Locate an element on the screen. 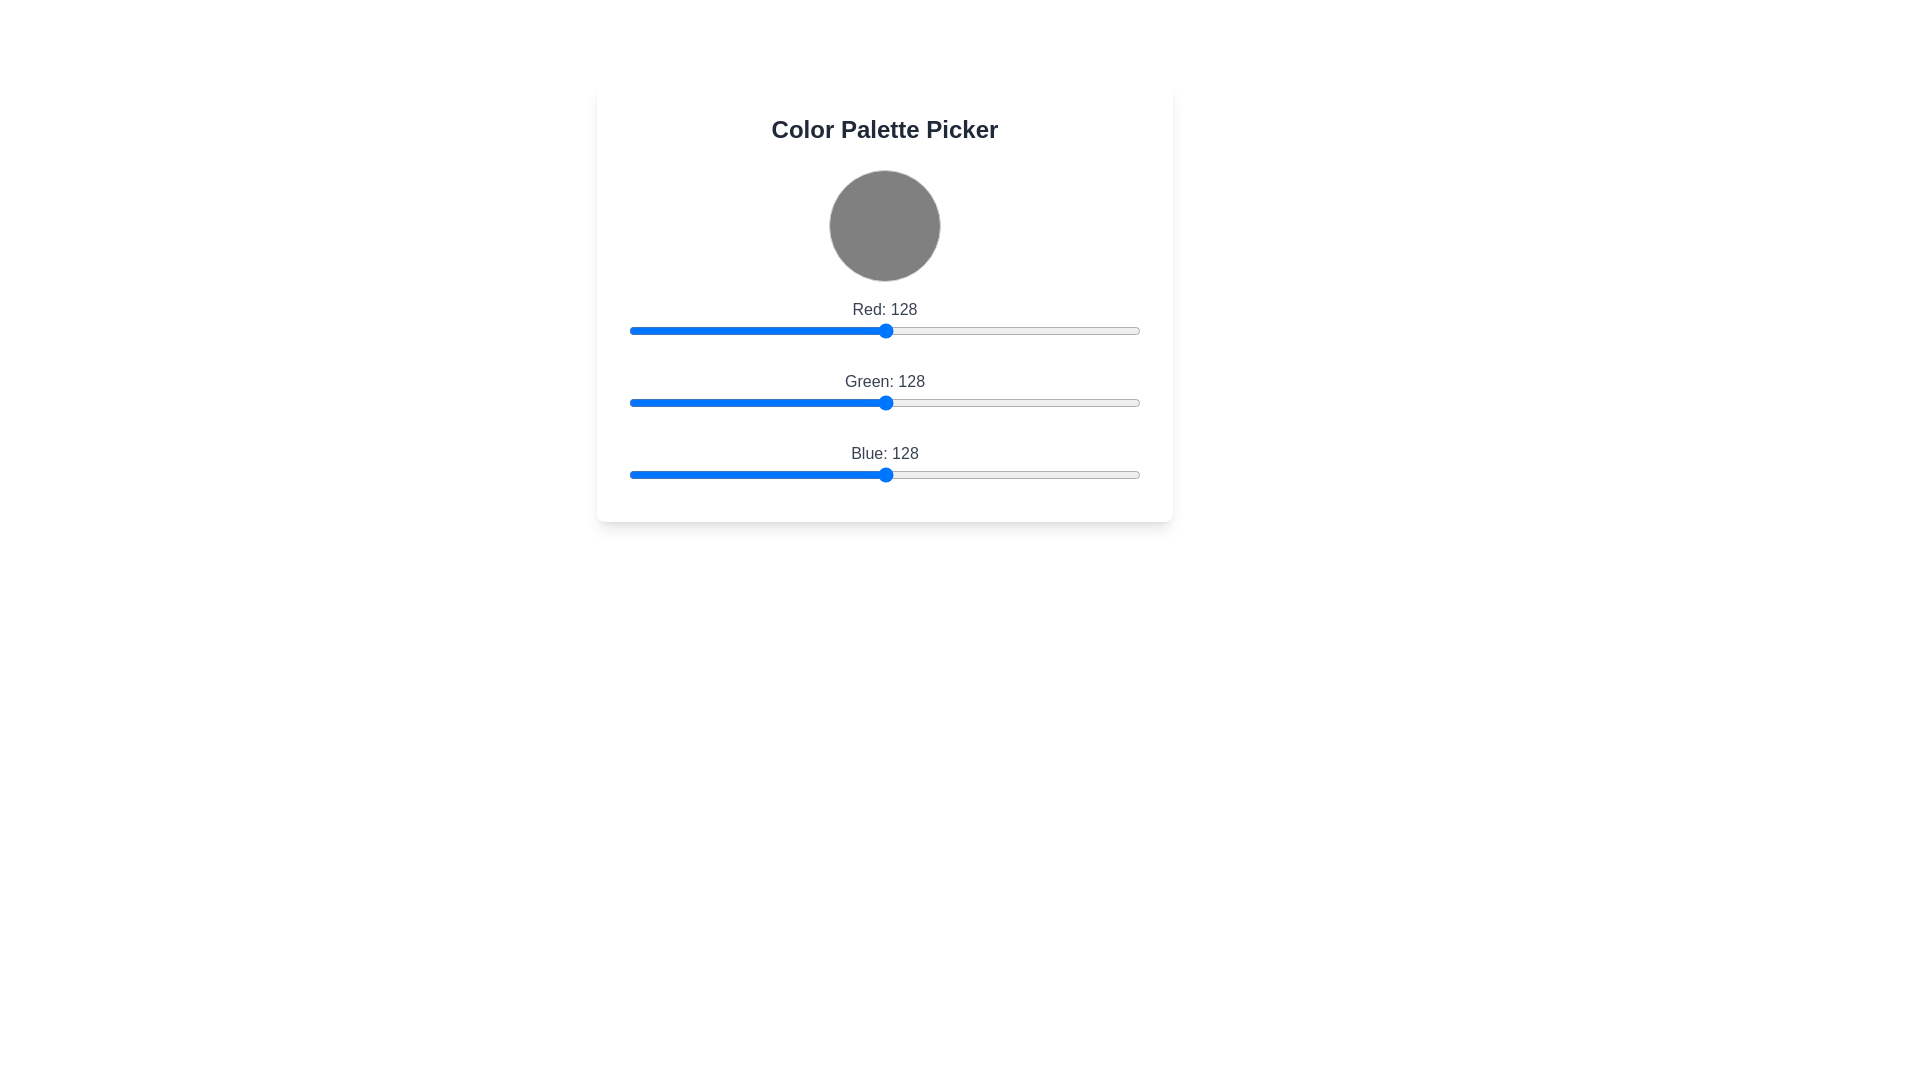 Image resolution: width=1920 pixels, height=1080 pixels. the color preview displayed above the interactive sliders for controlling RGB values to verify any changes made by dragging the sliders is located at coordinates (883, 301).